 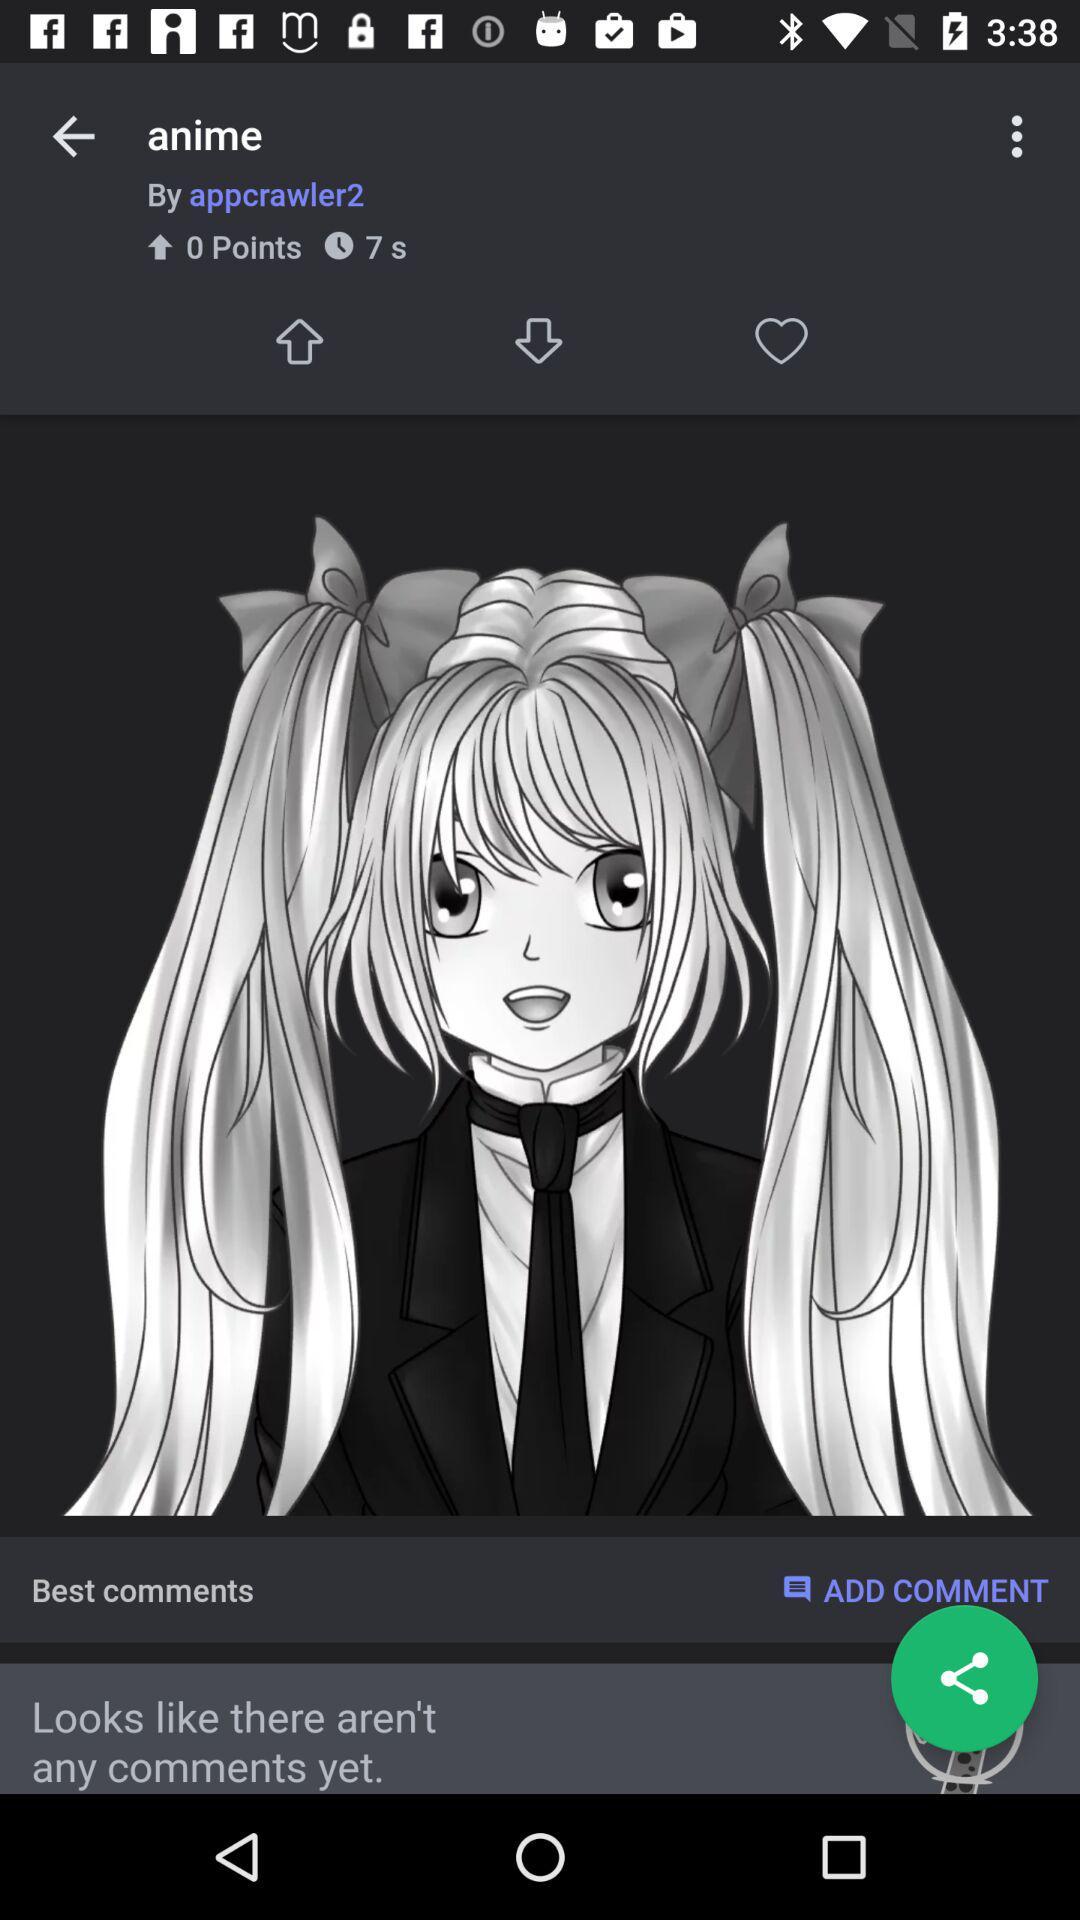 What do you see at coordinates (963, 1678) in the screenshot?
I see `share button` at bounding box center [963, 1678].